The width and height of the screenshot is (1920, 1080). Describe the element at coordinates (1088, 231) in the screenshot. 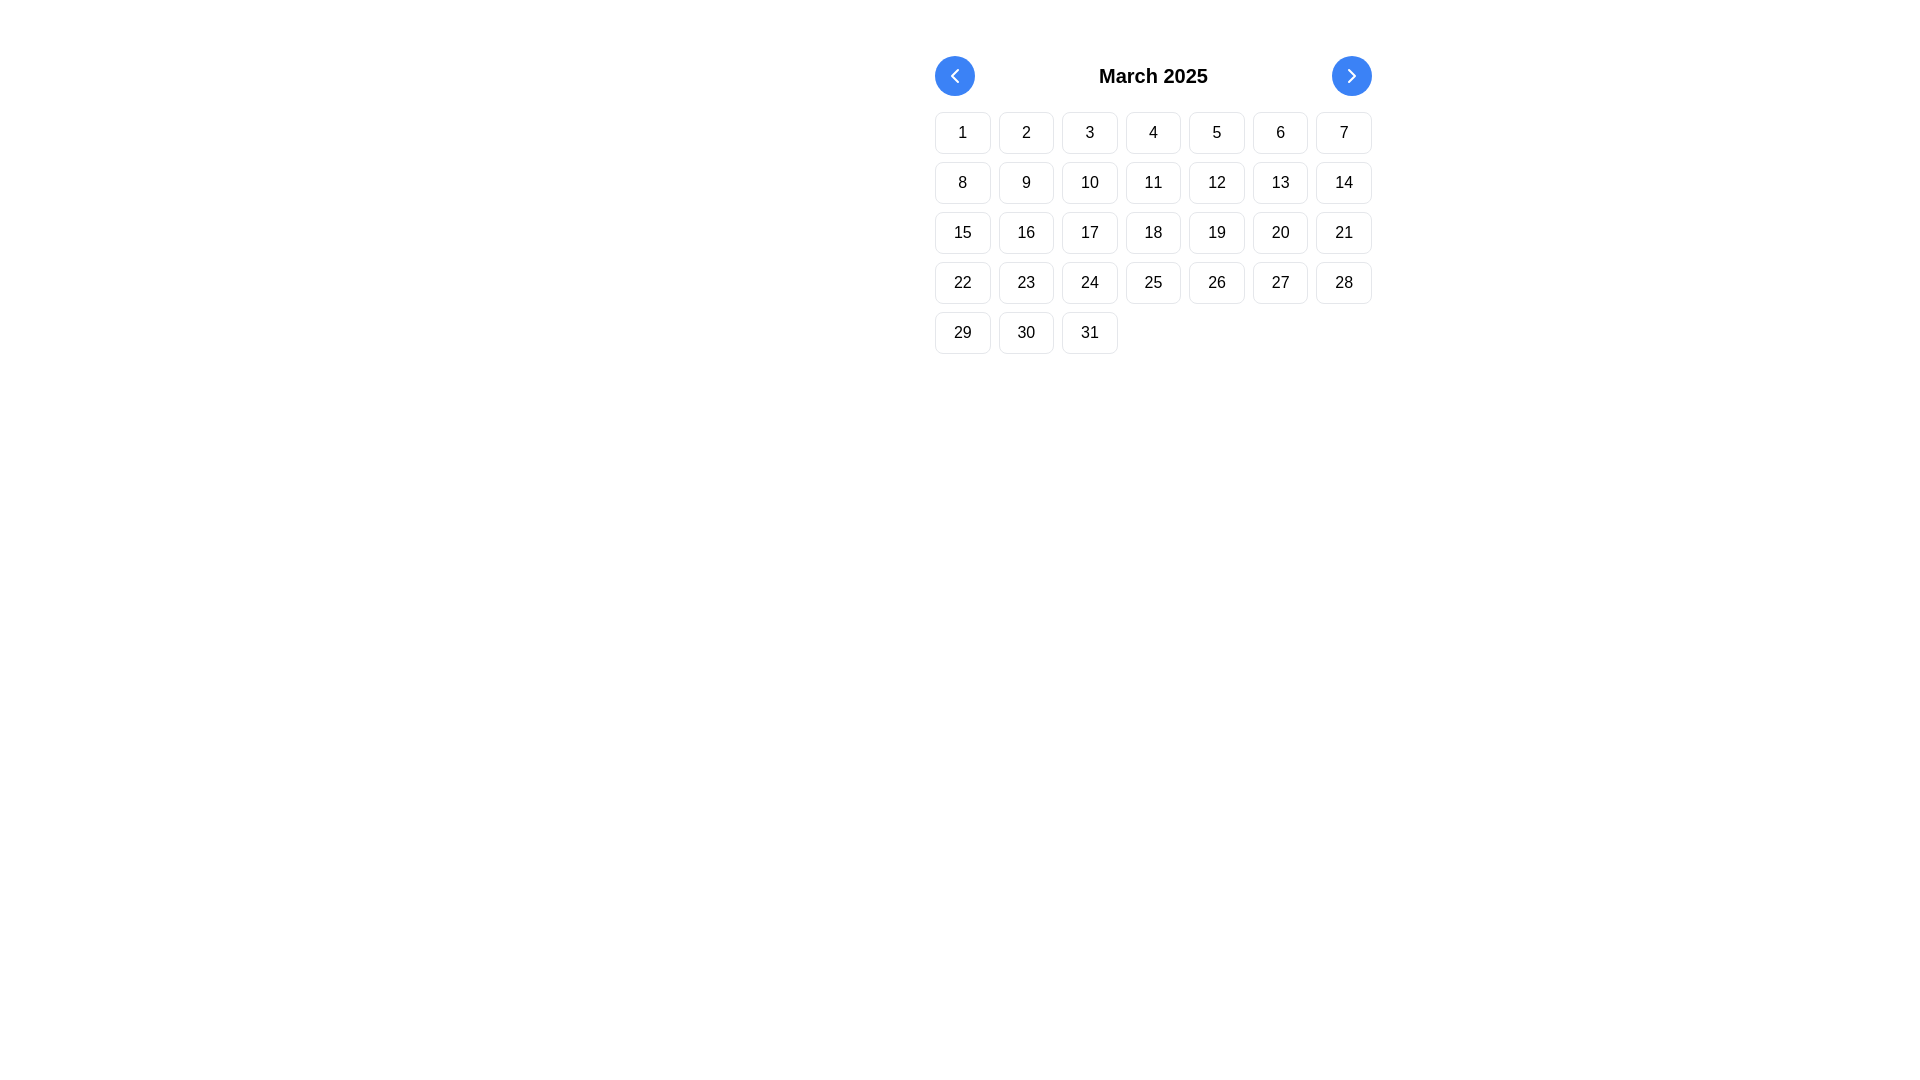

I see `the calendar button representing the 17th day of the month, located in the third row and third column of the calendar grid` at that location.